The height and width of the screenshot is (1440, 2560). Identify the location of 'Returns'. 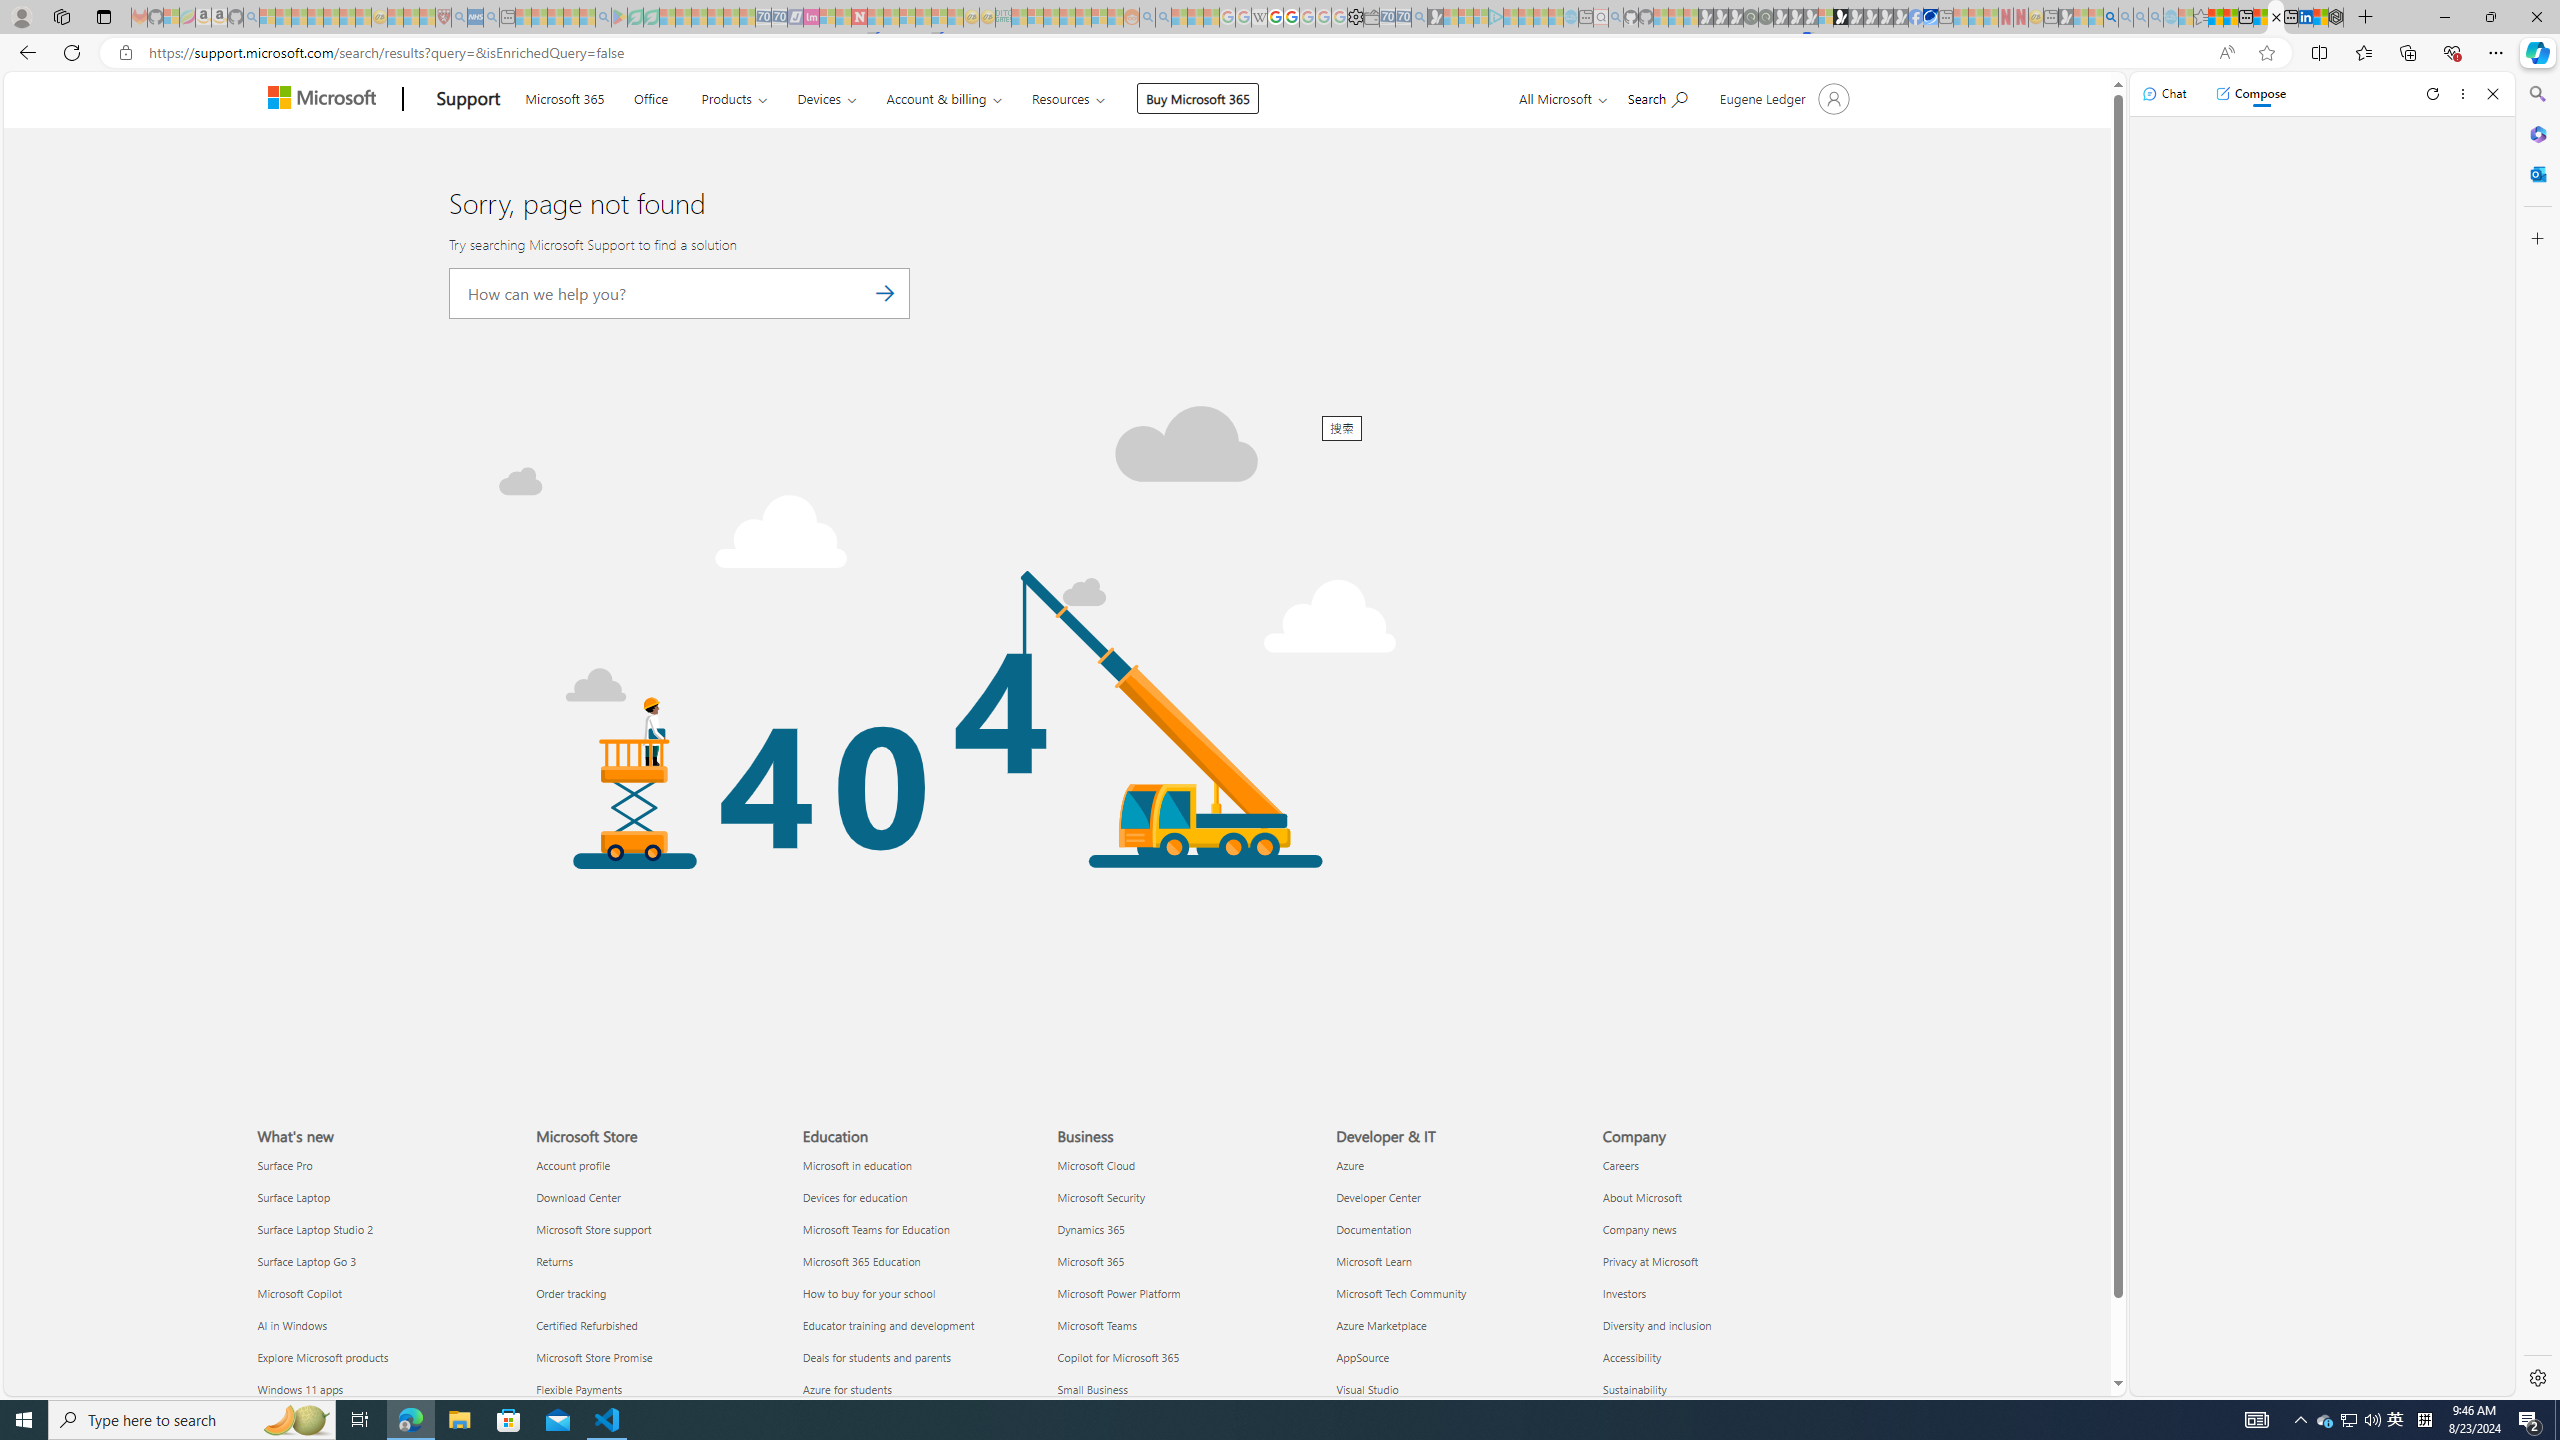
(656, 1261).